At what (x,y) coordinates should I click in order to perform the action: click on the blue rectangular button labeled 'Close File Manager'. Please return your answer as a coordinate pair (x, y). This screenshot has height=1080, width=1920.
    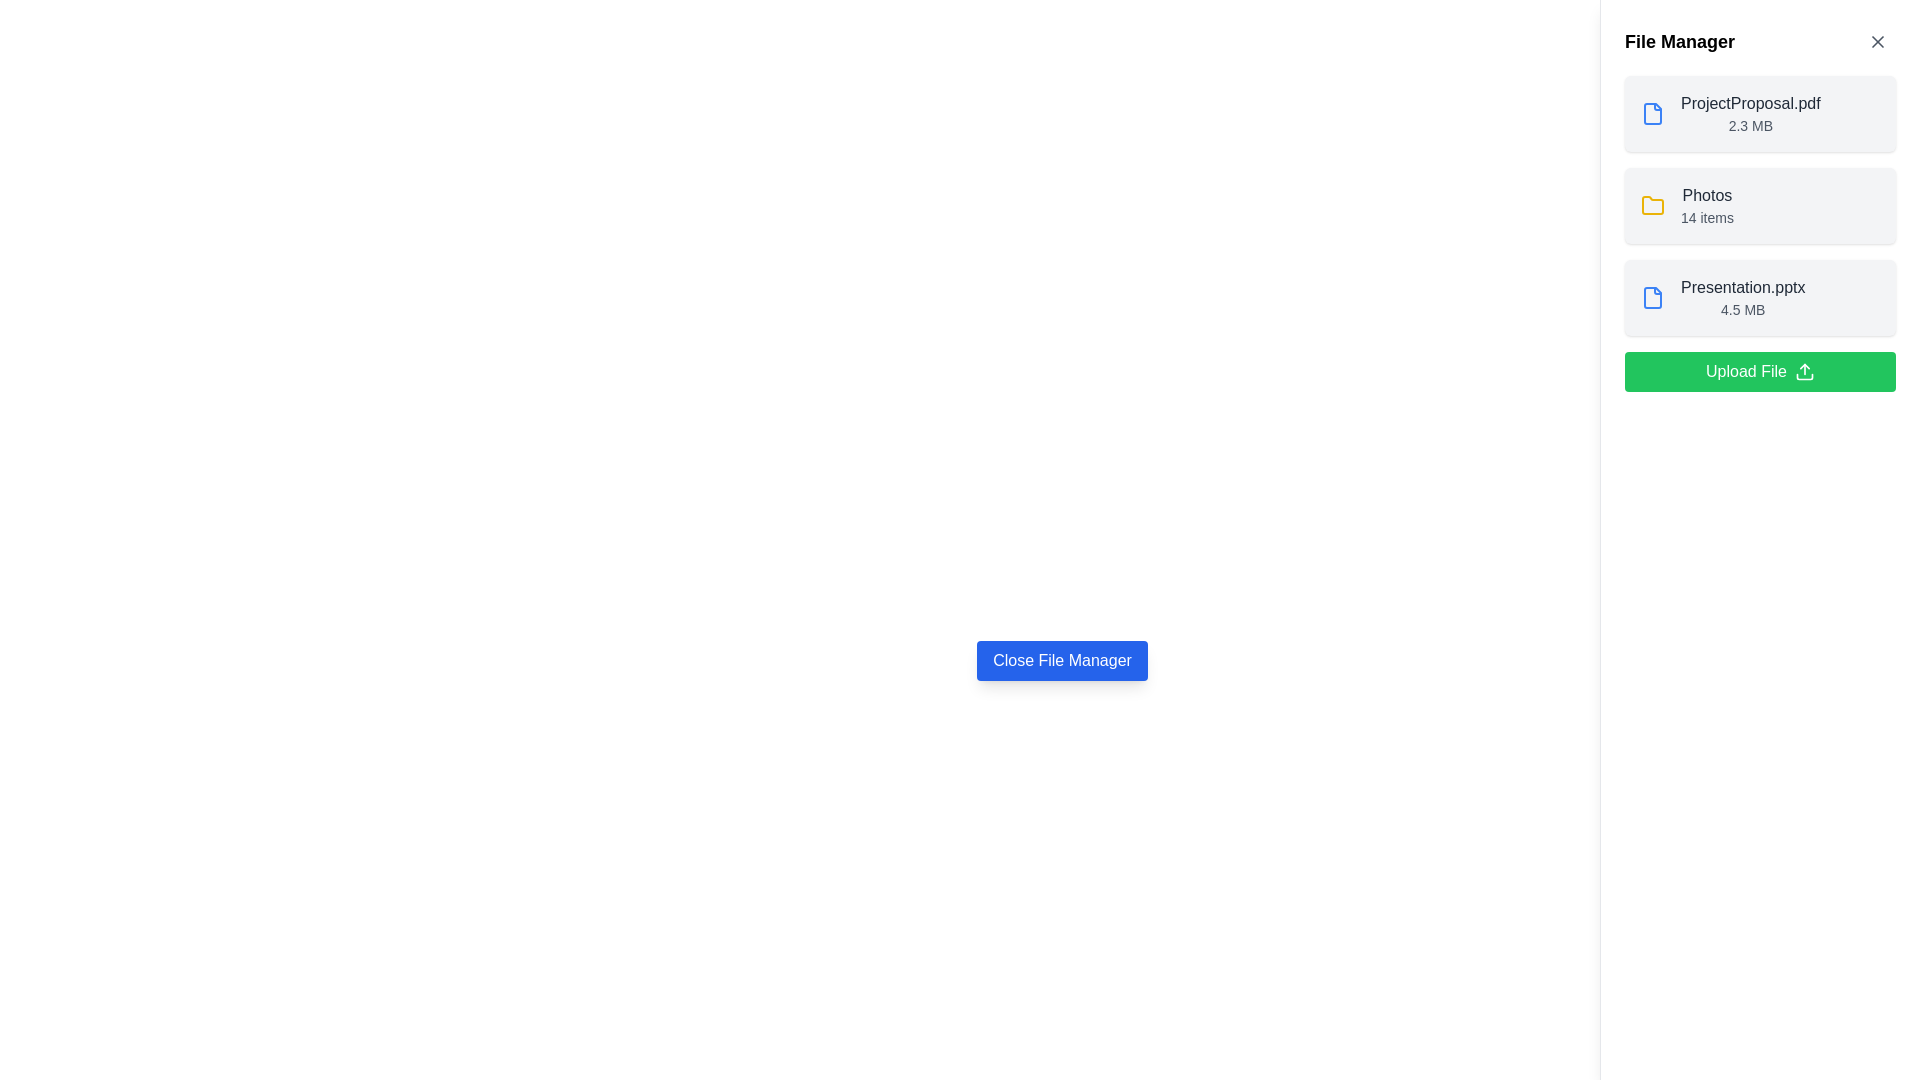
    Looking at the image, I should click on (1061, 660).